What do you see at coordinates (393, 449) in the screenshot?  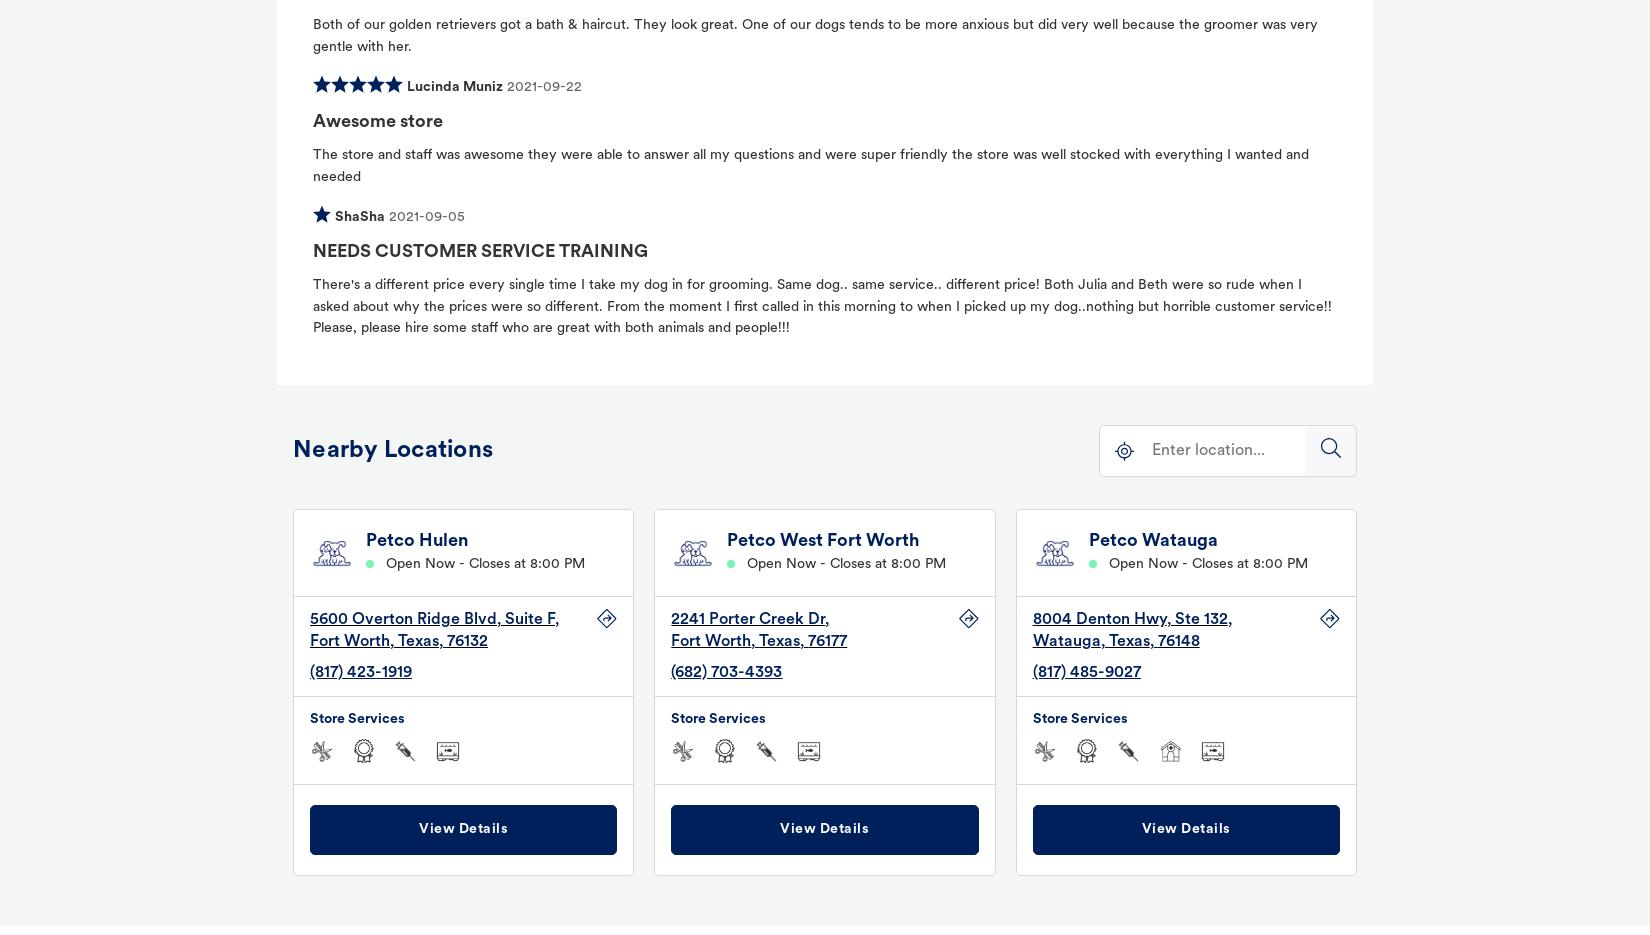 I see `'Nearby Locations'` at bounding box center [393, 449].